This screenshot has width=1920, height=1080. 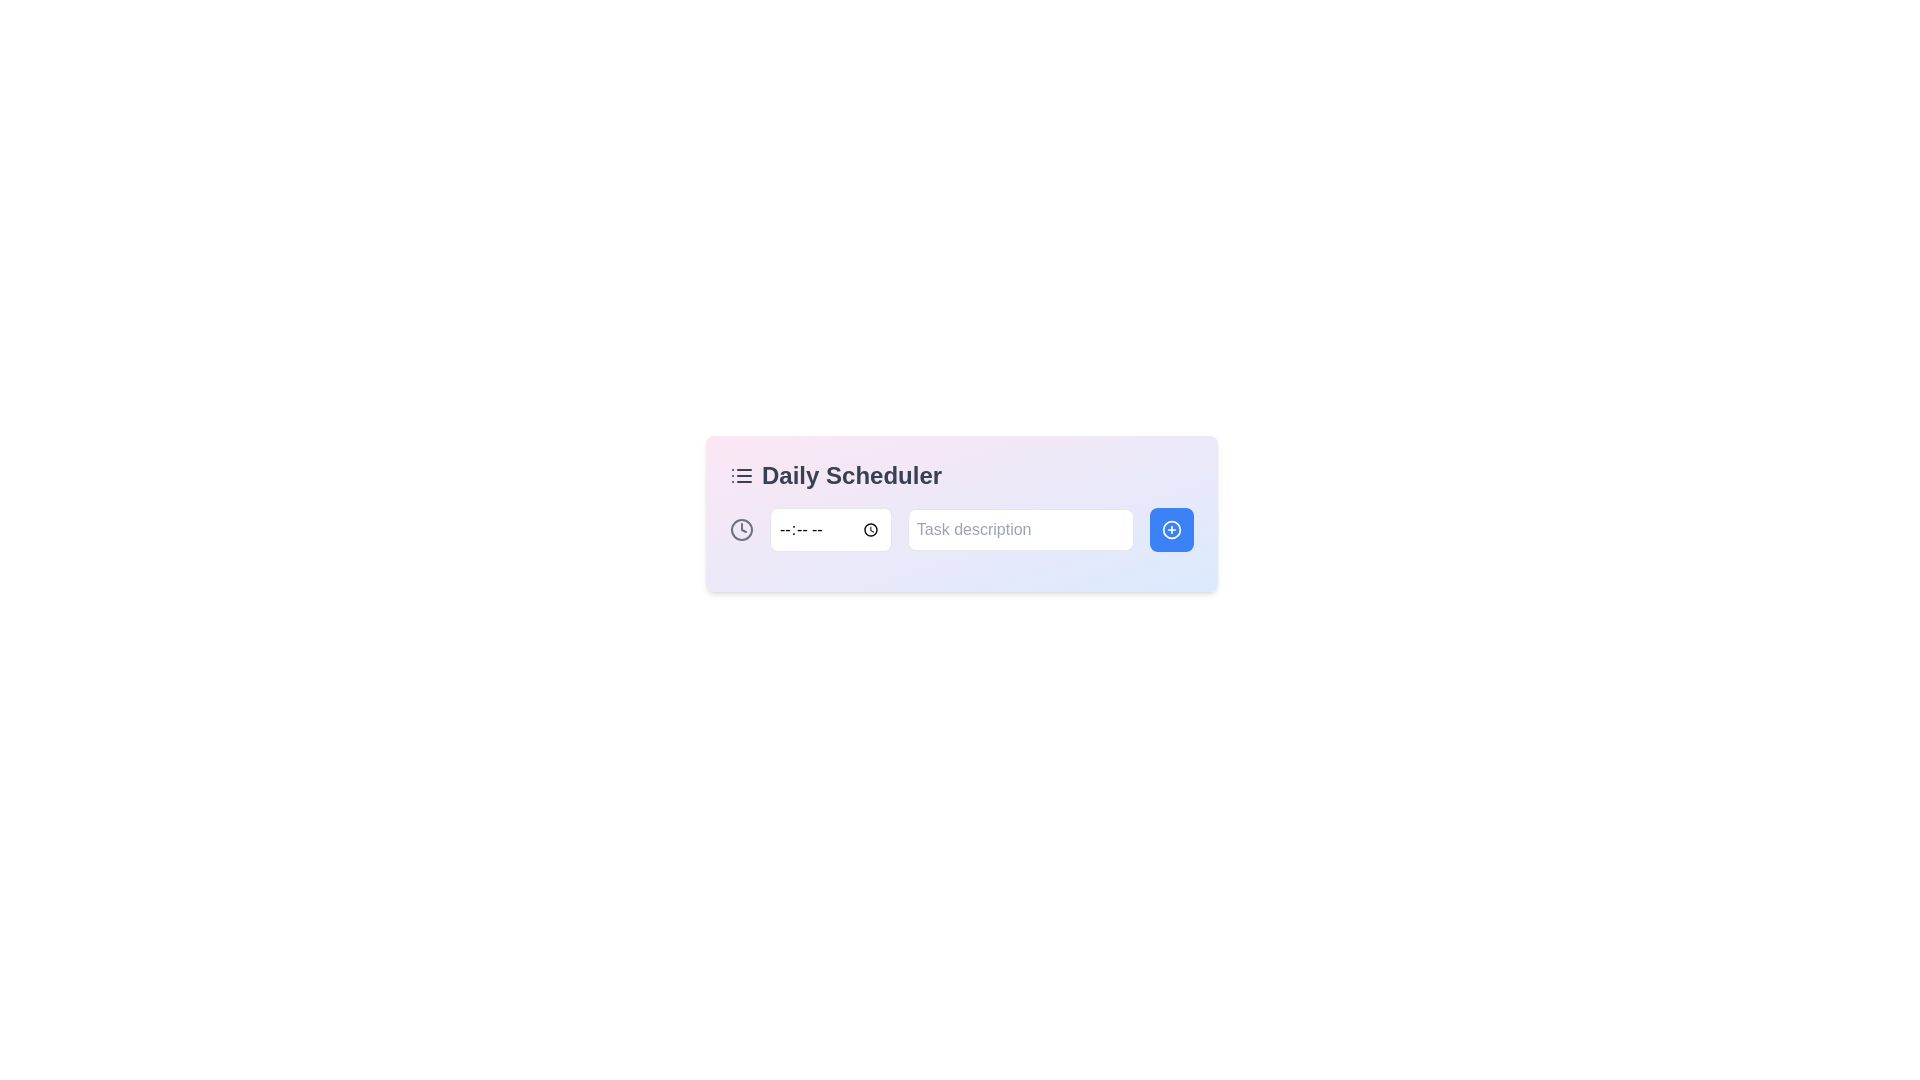 What do you see at coordinates (1171, 528) in the screenshot?
I see `the SVG Circle that serves as a functional part of an interactive icon in the header of the 'Daily Scheduler' application` at bounding box center [1171, 528].